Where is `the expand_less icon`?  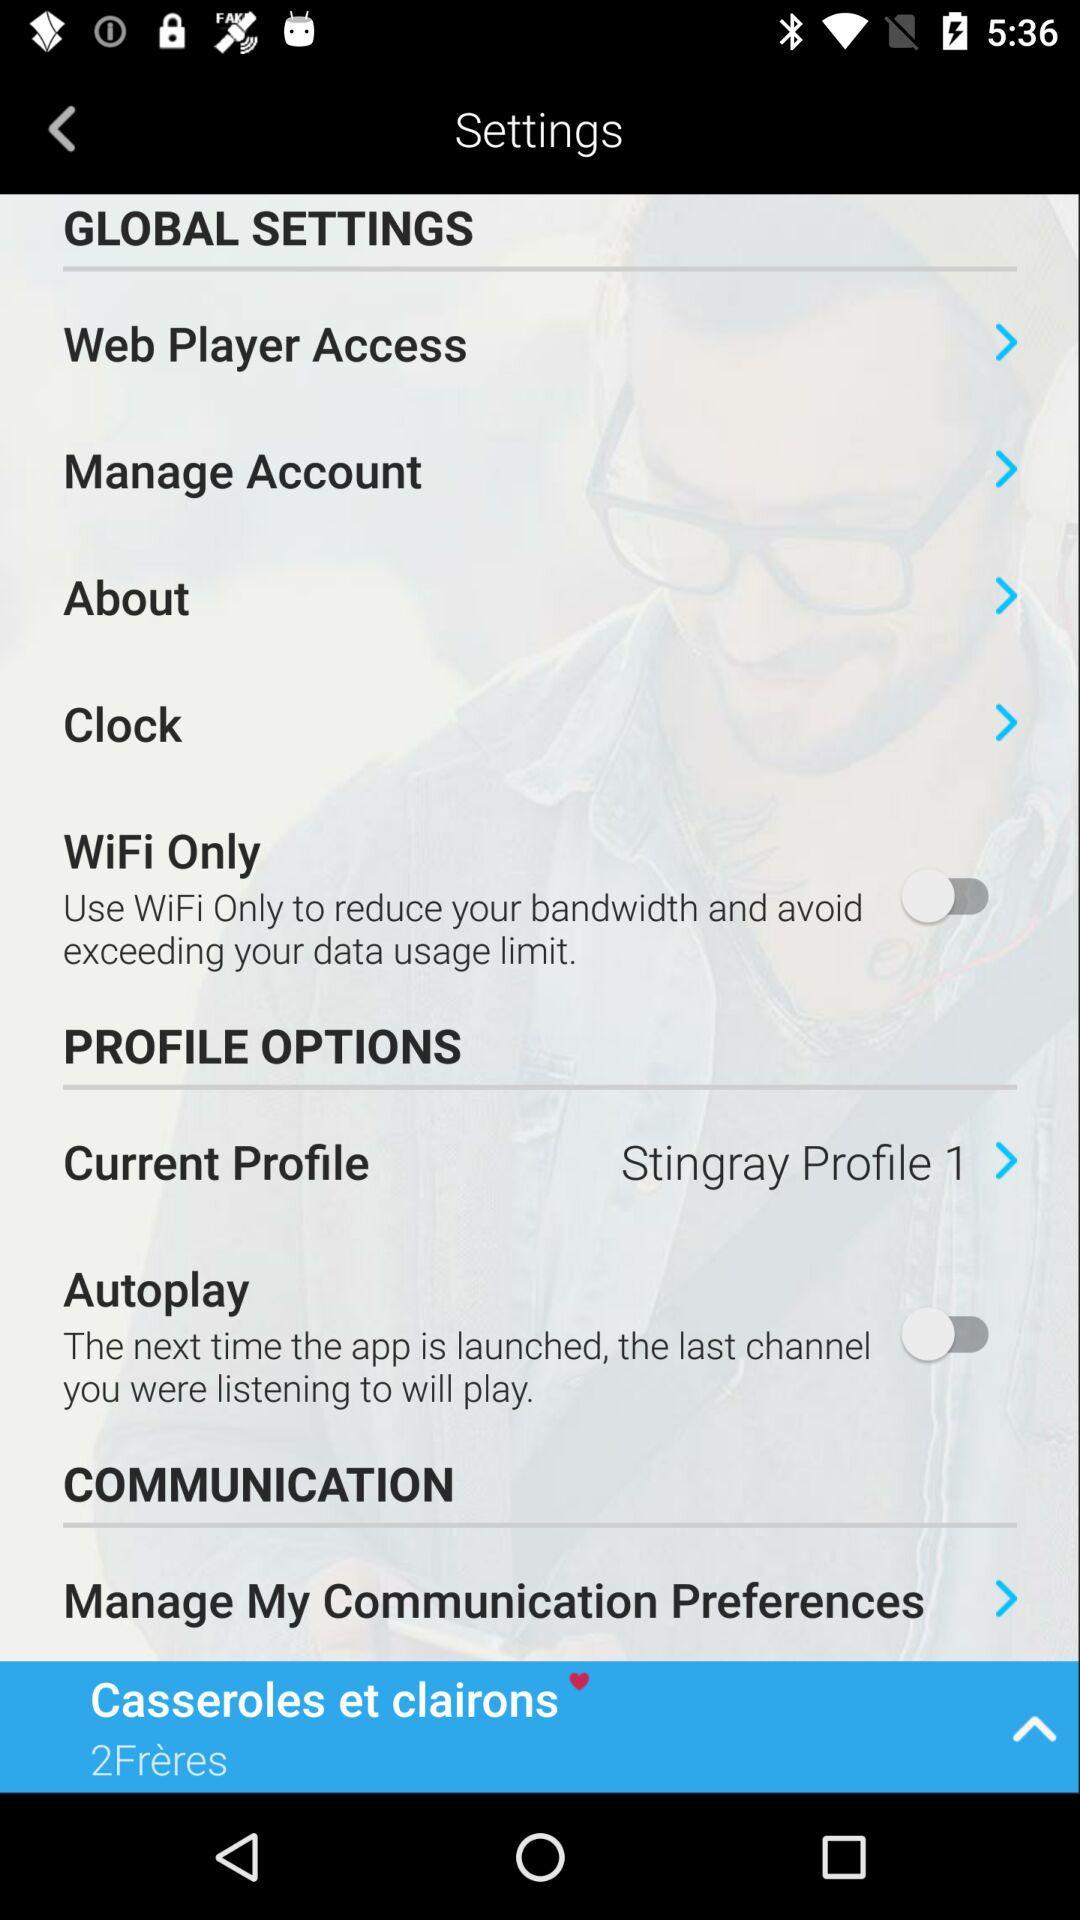
the expand_less icon is located at coordinates (1034, 1725).